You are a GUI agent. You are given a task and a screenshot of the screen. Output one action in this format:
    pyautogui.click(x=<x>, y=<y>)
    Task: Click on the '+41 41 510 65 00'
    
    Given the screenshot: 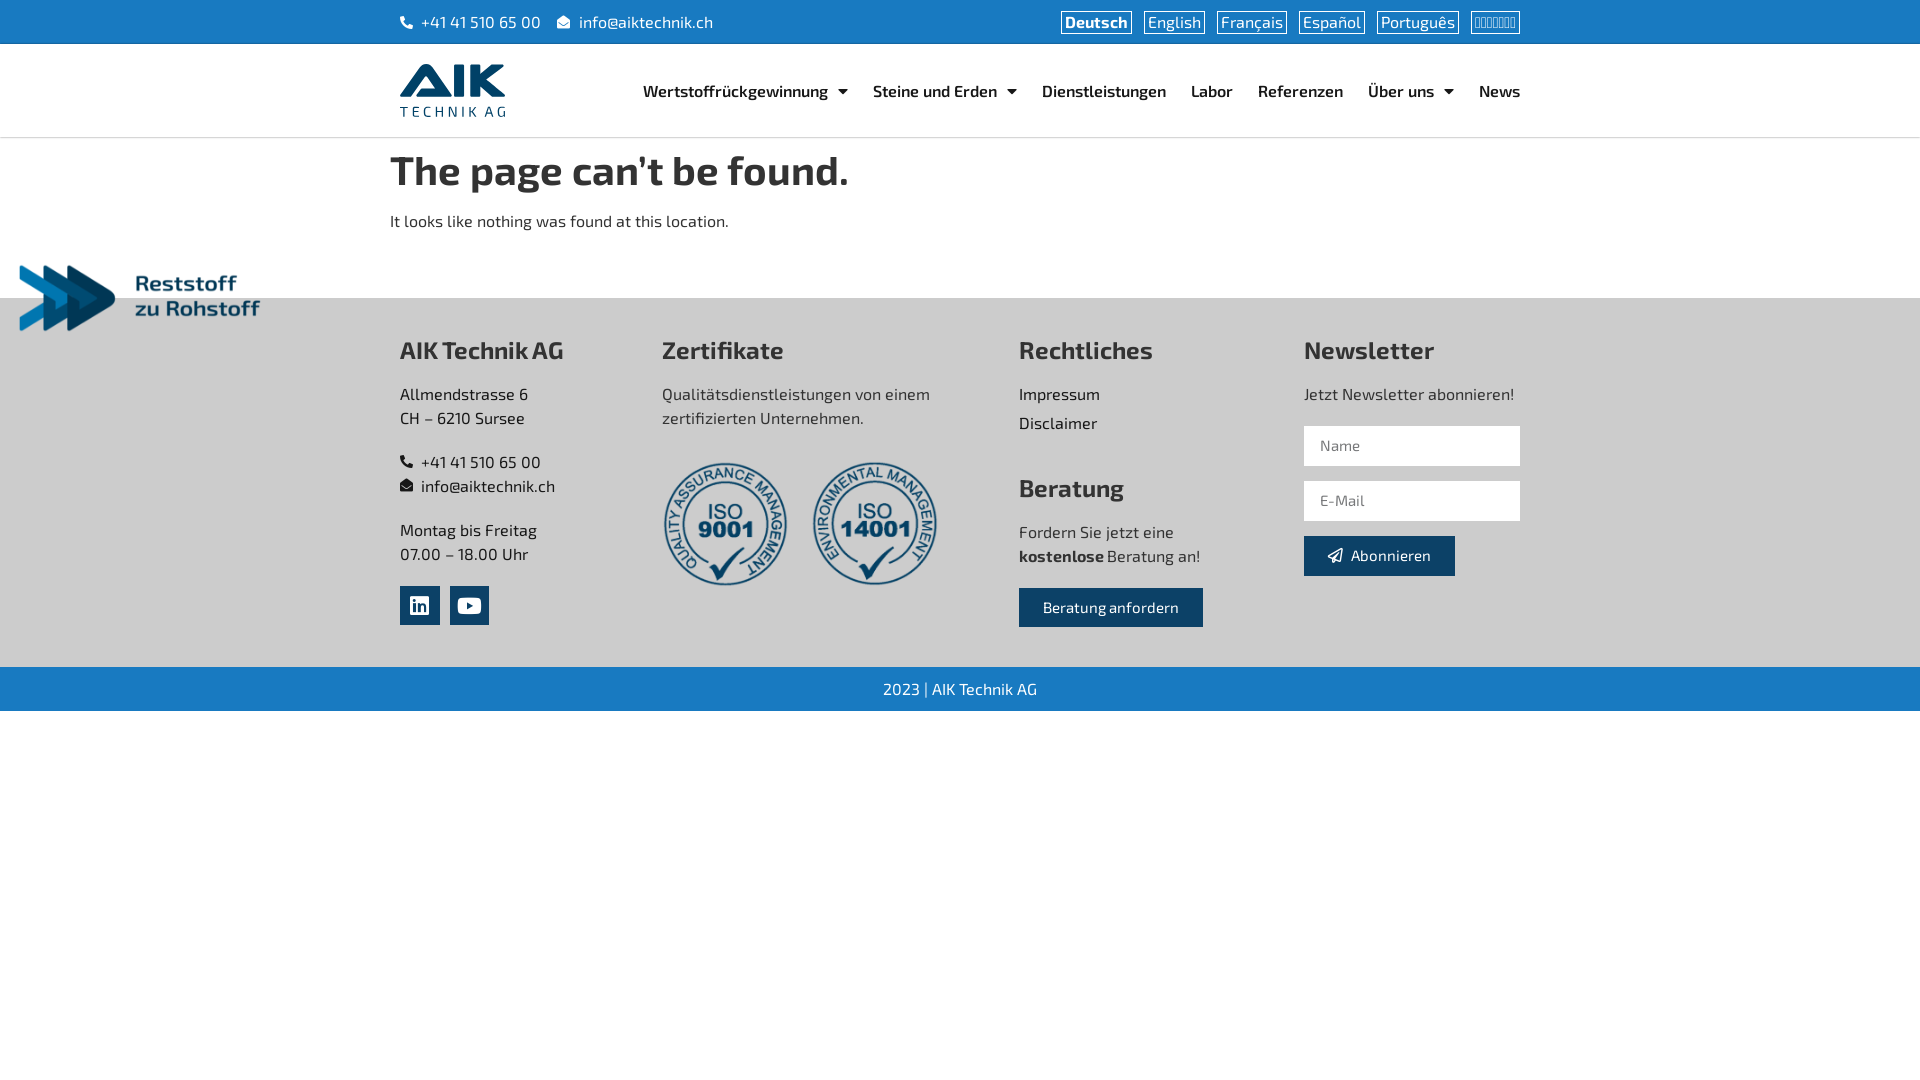 What is the action you would take?
    pyautogui.click(x=521, y=462)
    